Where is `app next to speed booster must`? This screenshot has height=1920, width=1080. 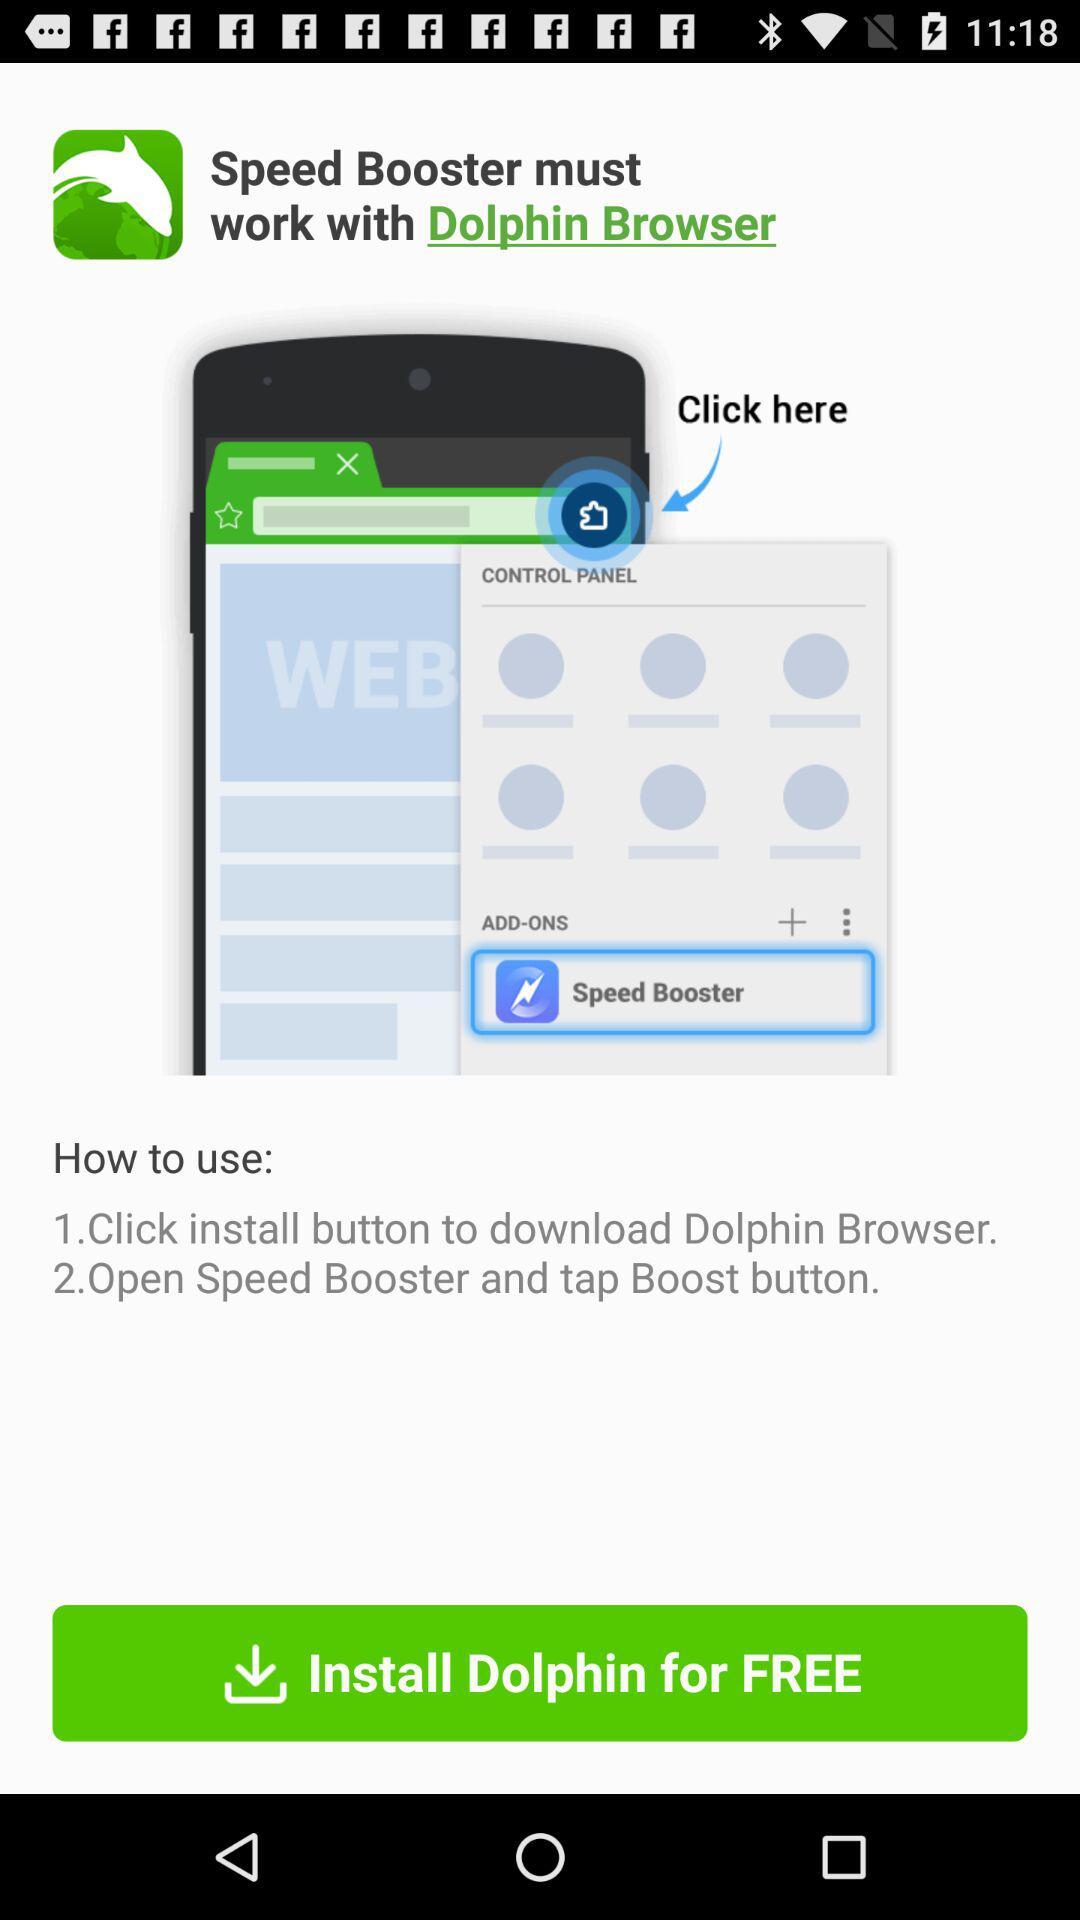
app next to speed booster must is located at coordinates (118, 194).